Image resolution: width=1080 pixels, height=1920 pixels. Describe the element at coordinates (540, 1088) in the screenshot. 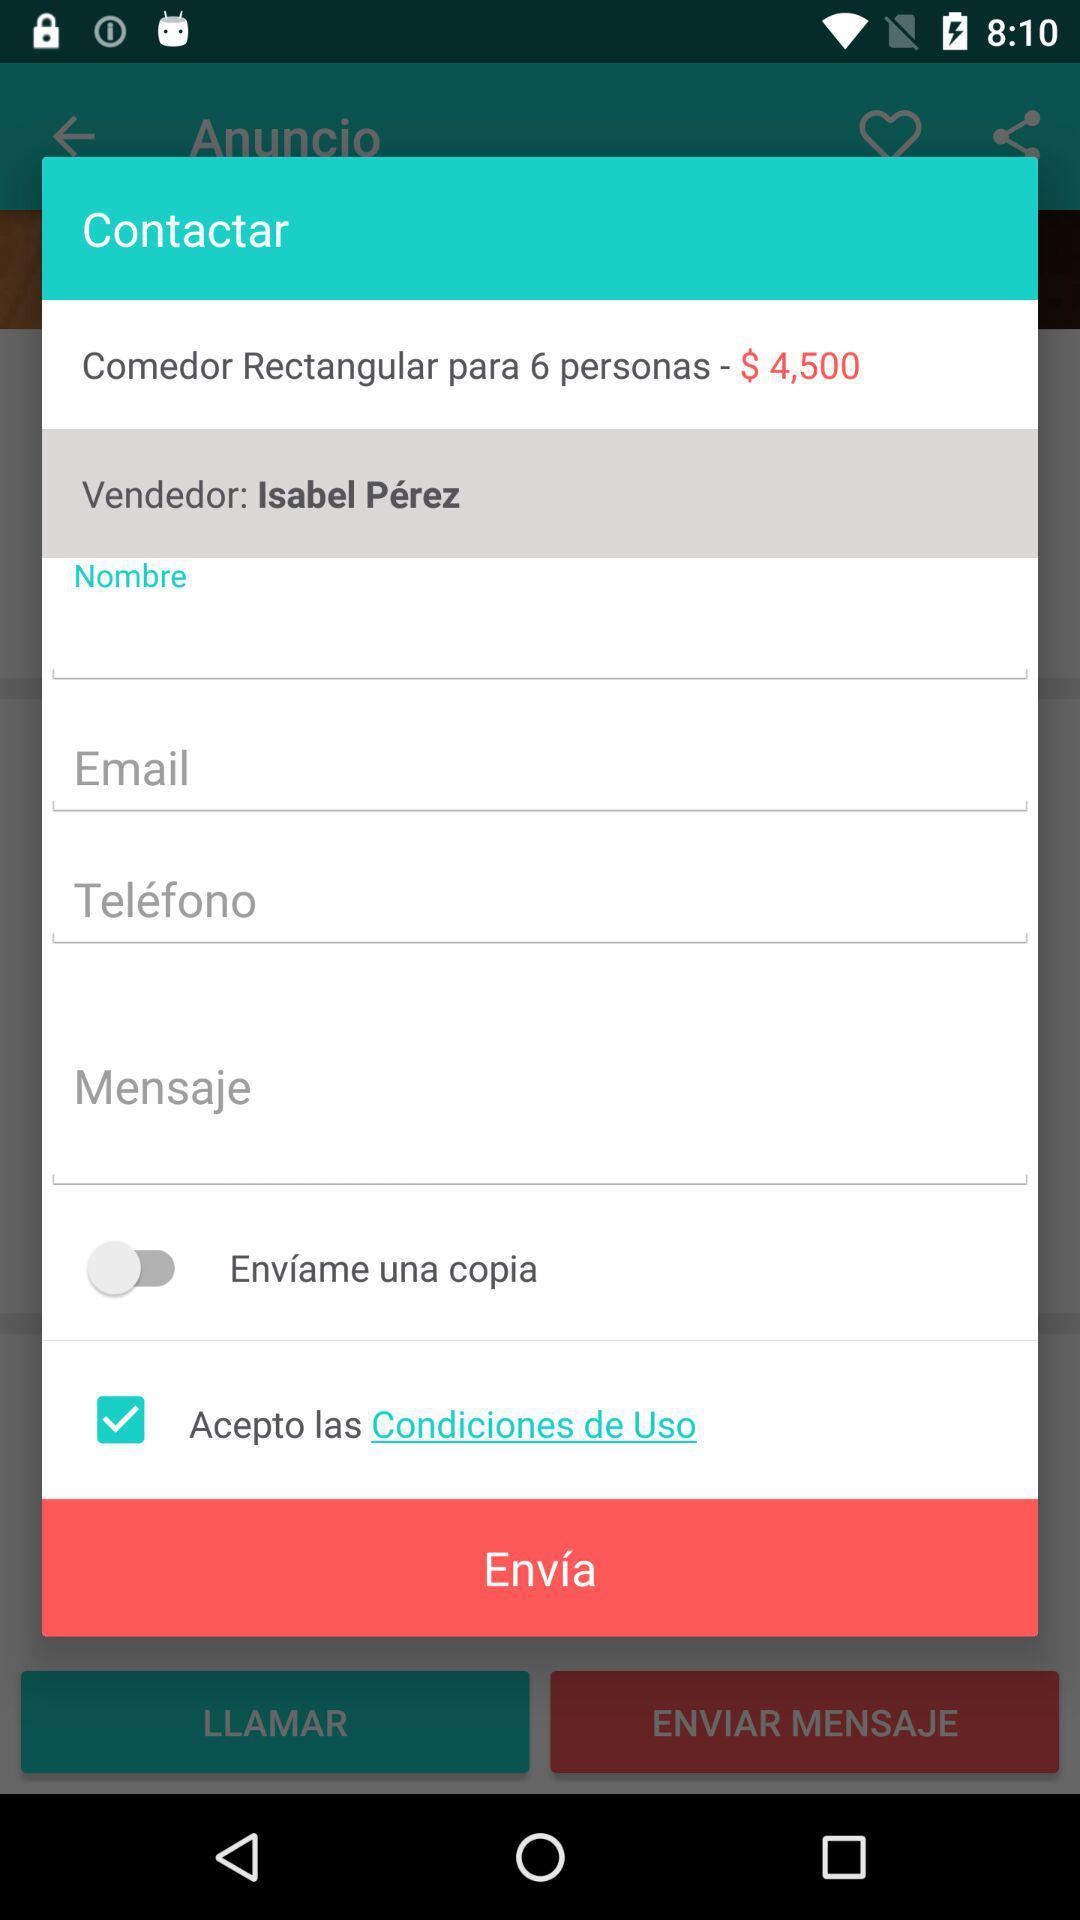

I see `a mensaje` at that location.